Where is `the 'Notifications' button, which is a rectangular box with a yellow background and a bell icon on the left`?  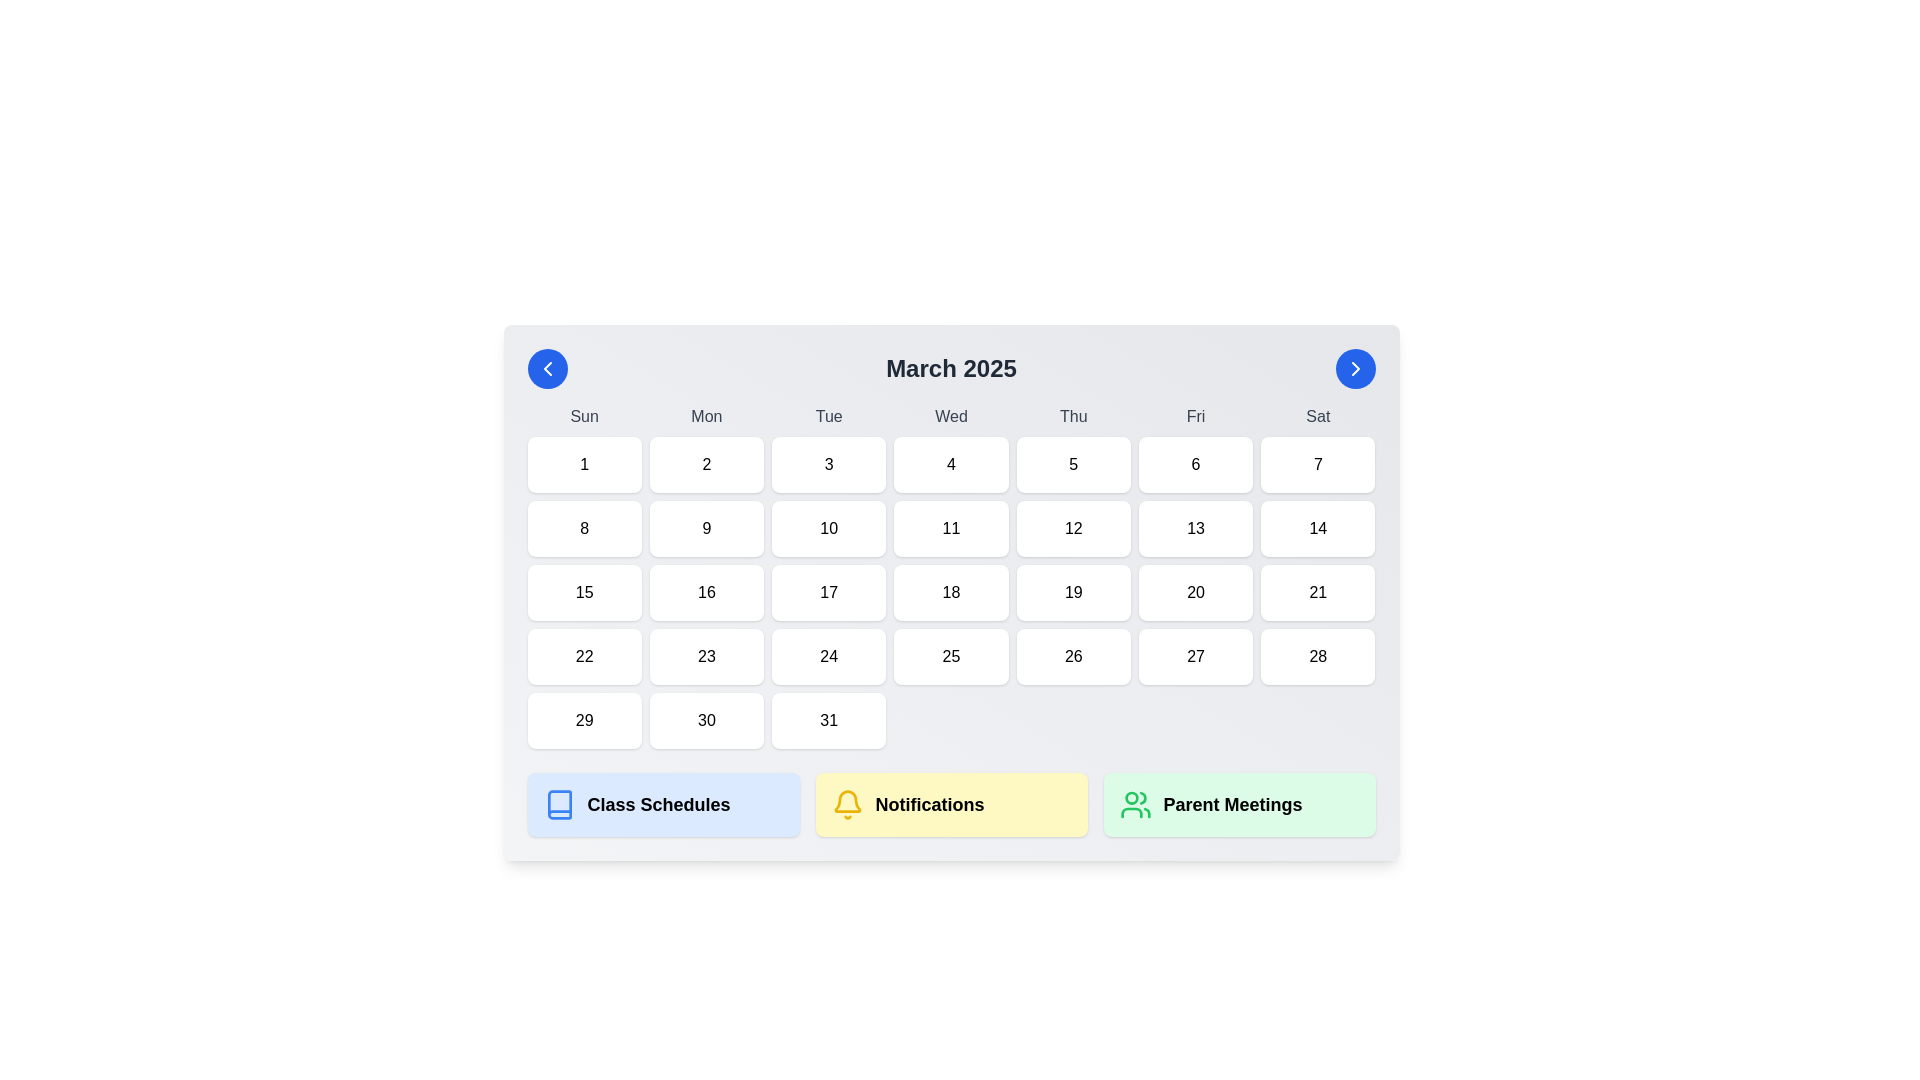 the 'Notifications' button, which is a rectangular box with a yellow background and a bell icon on the left is located at coordinates (950, 804).